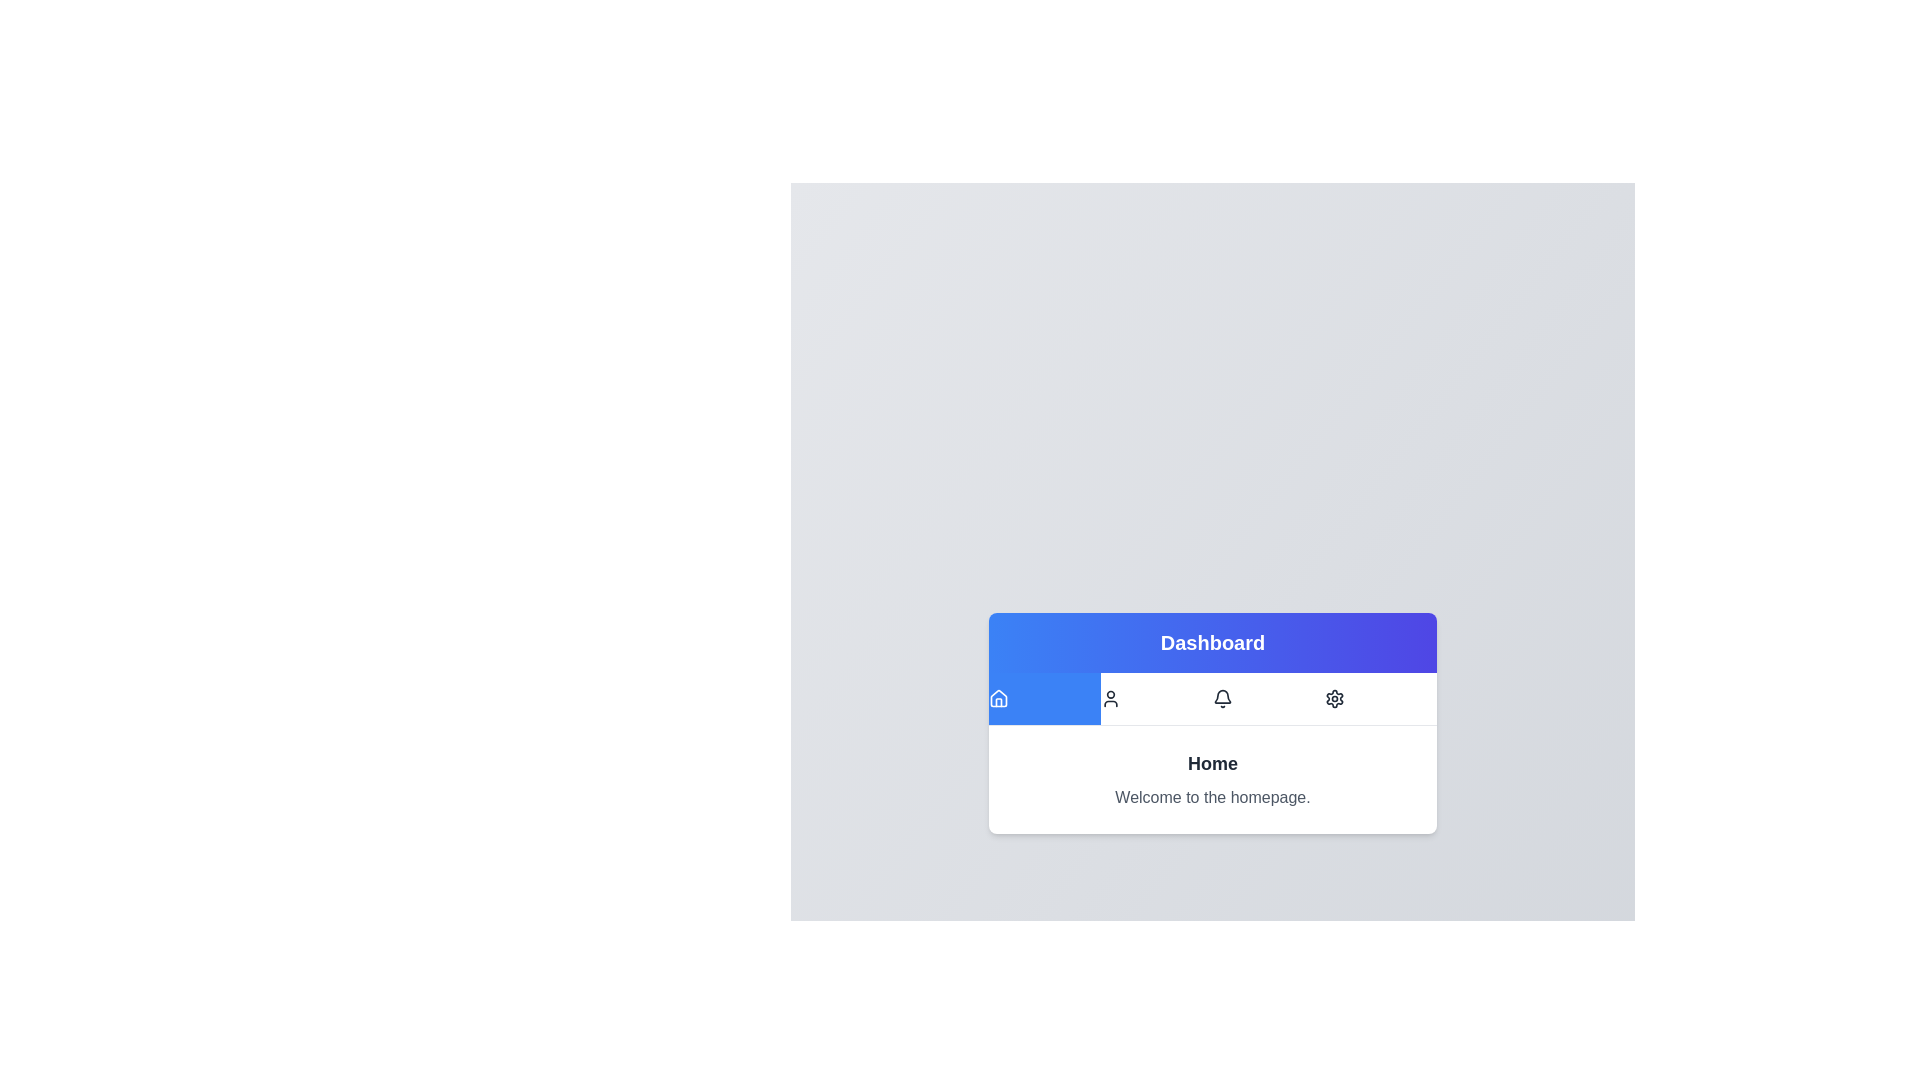 The width and height of the screenshot is (1920, 1080). What do you see at coordinates (1267, 697) in the screenshot?
I see `the Notifications tab to navigate to the corresponding section` at bounding box center [1267, 697].